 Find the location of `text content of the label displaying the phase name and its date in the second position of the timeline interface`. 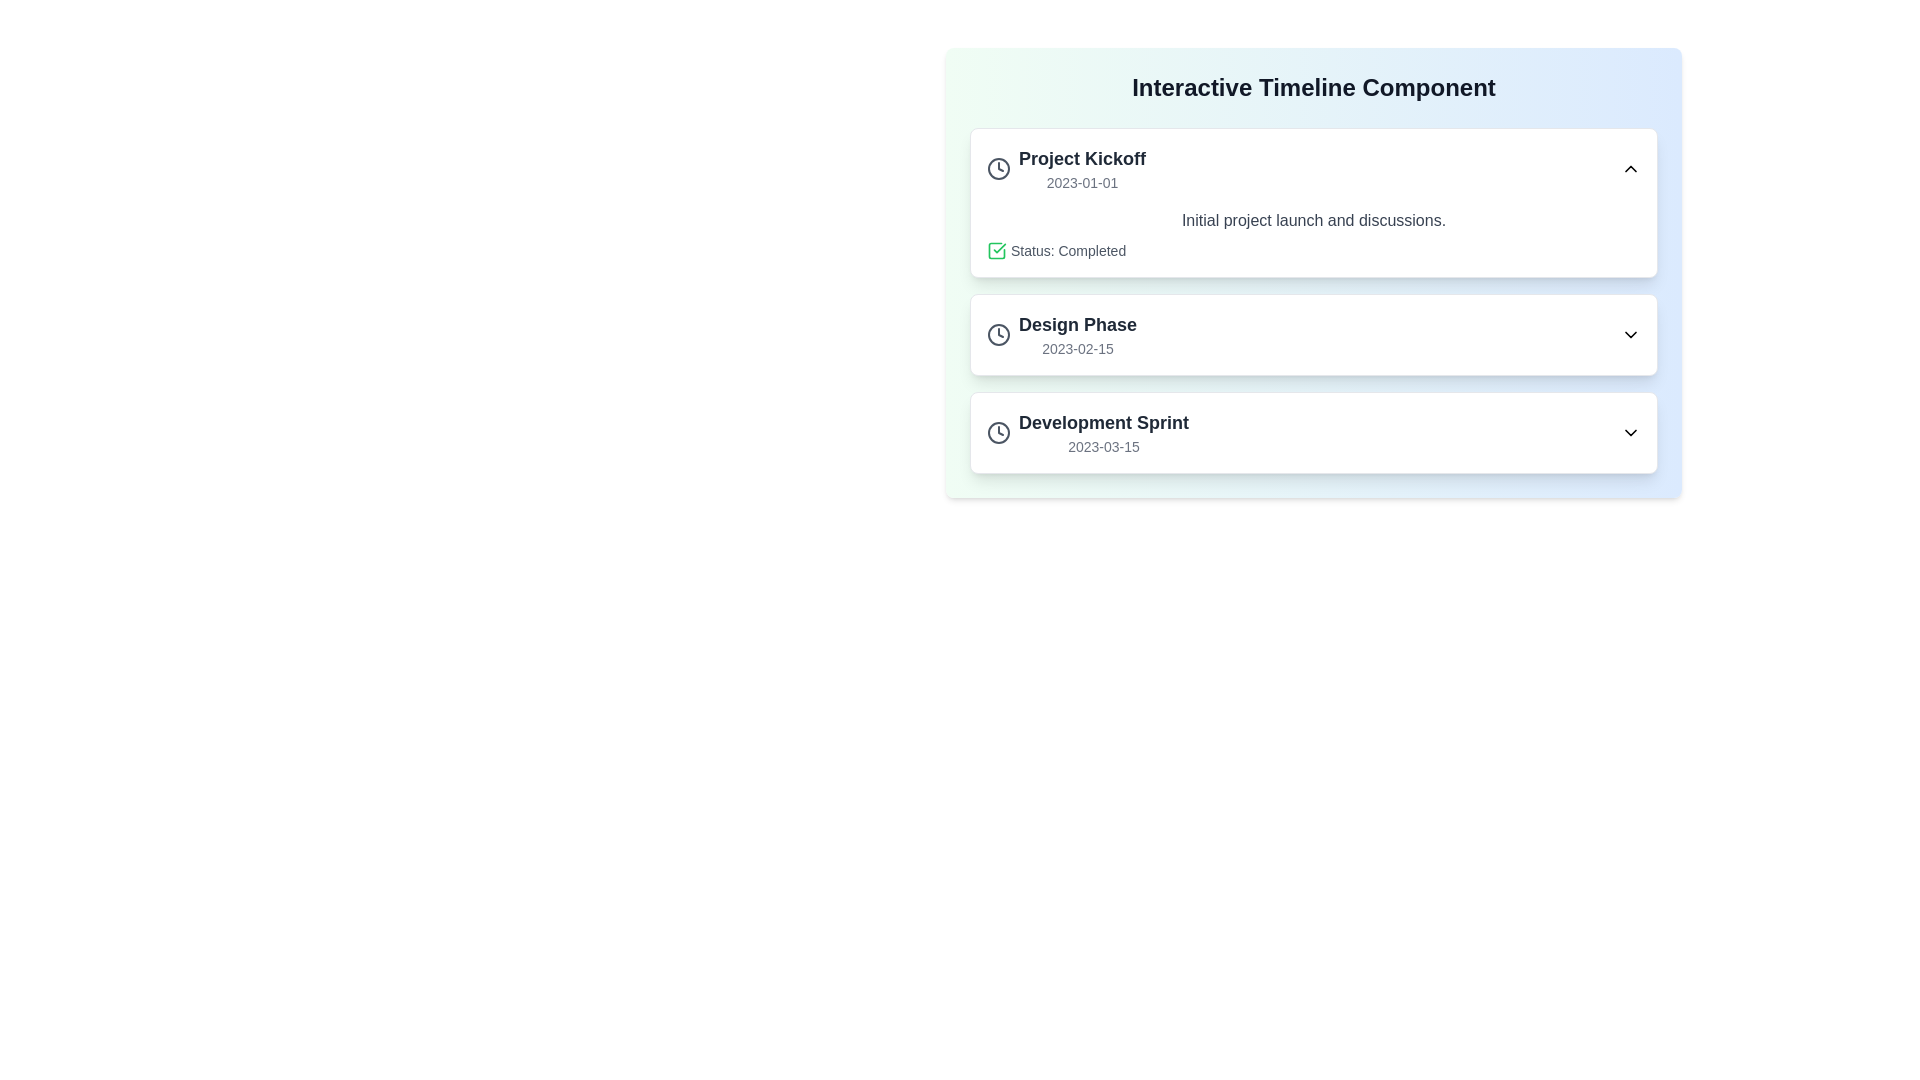

text content of the label displaying the phase name and its date in the second position of the timeline interface is located at coordinates (1060, 334).